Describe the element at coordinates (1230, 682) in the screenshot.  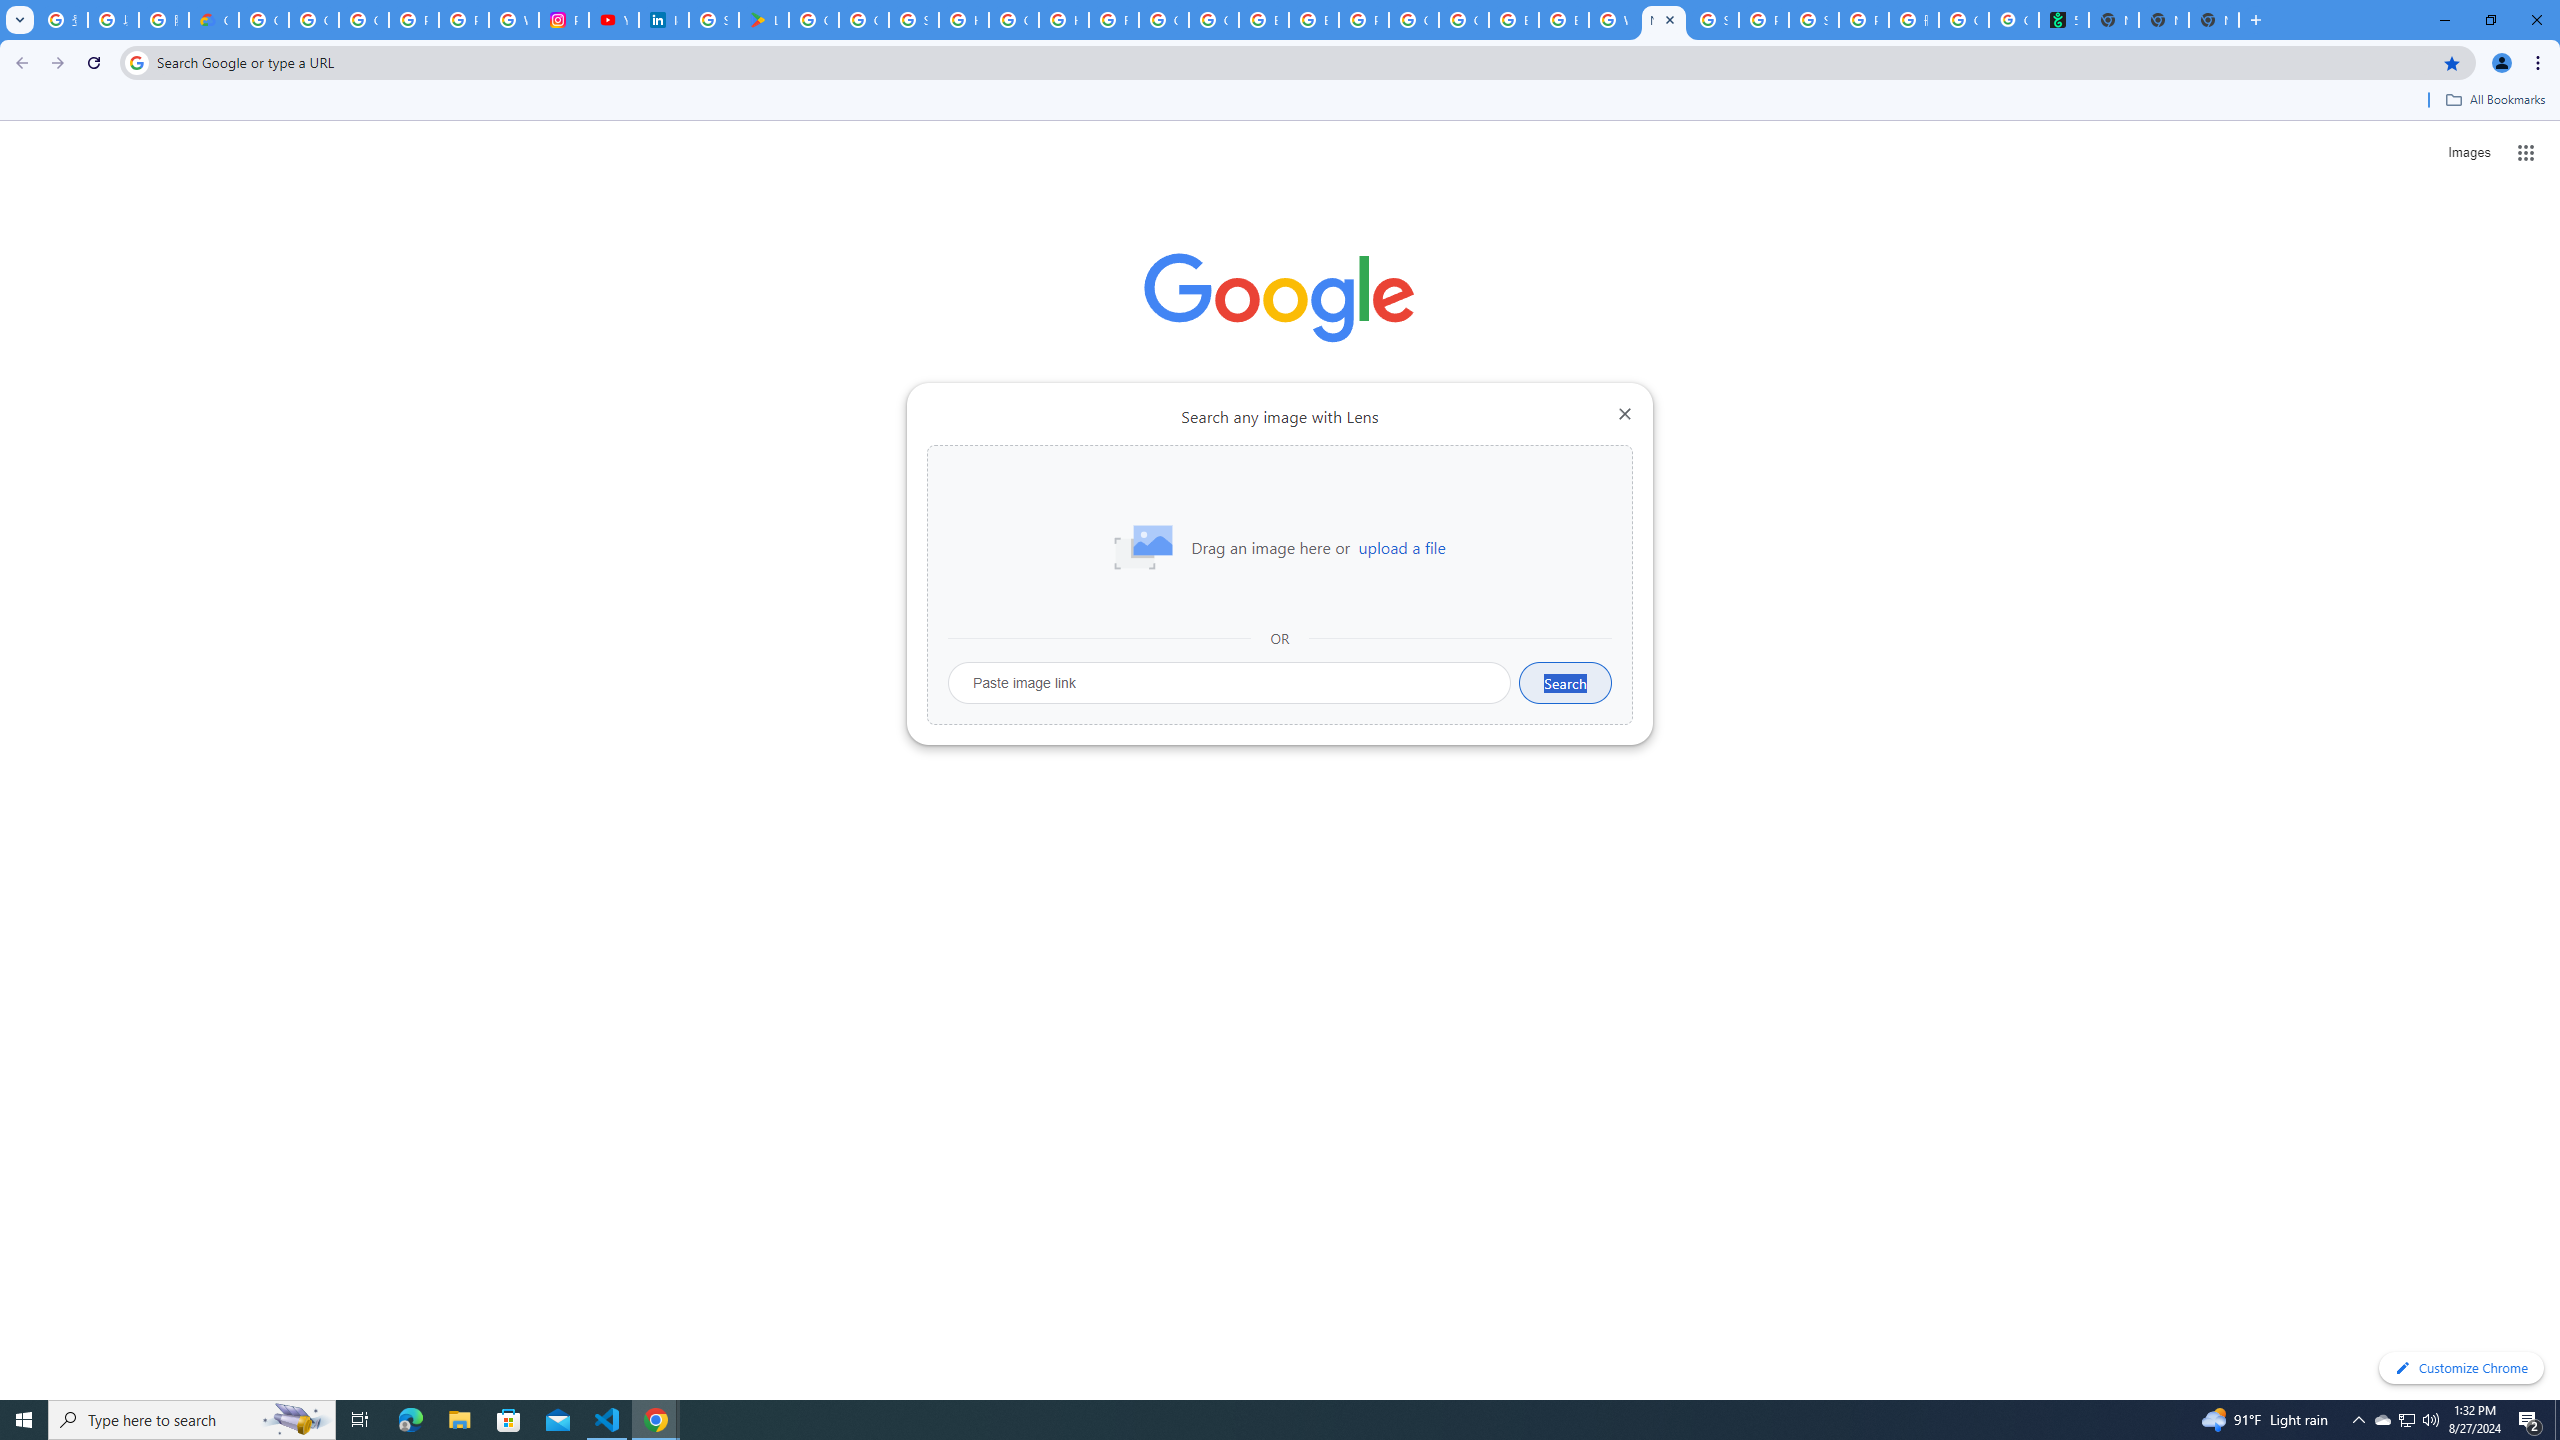
I see `'Paste image link'` at that location.